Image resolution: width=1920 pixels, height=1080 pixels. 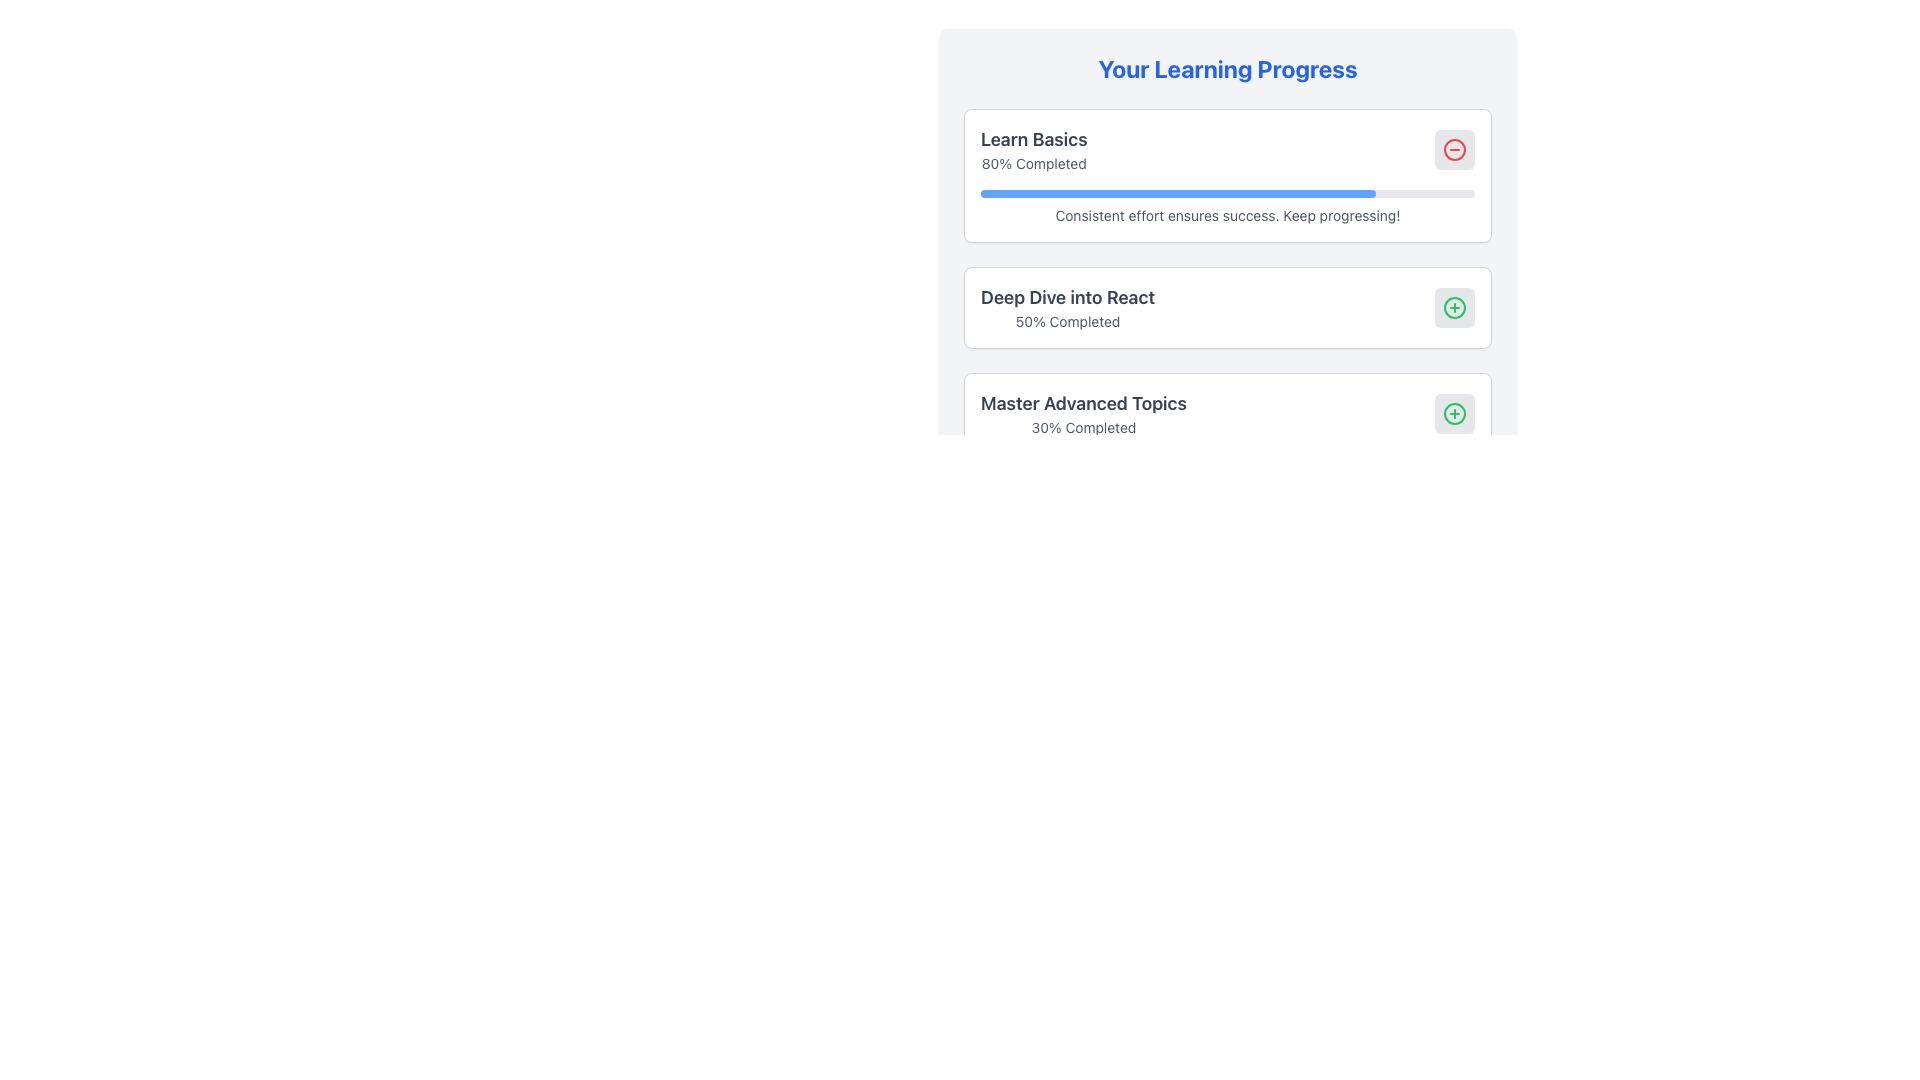 What do you see at coordinates (1454, 412) in the screenshot?
I see `the third icon button in the vertical list located to the far right of the 'Master Advanced Topics' progress entry` at bounding box center [1454, 412].